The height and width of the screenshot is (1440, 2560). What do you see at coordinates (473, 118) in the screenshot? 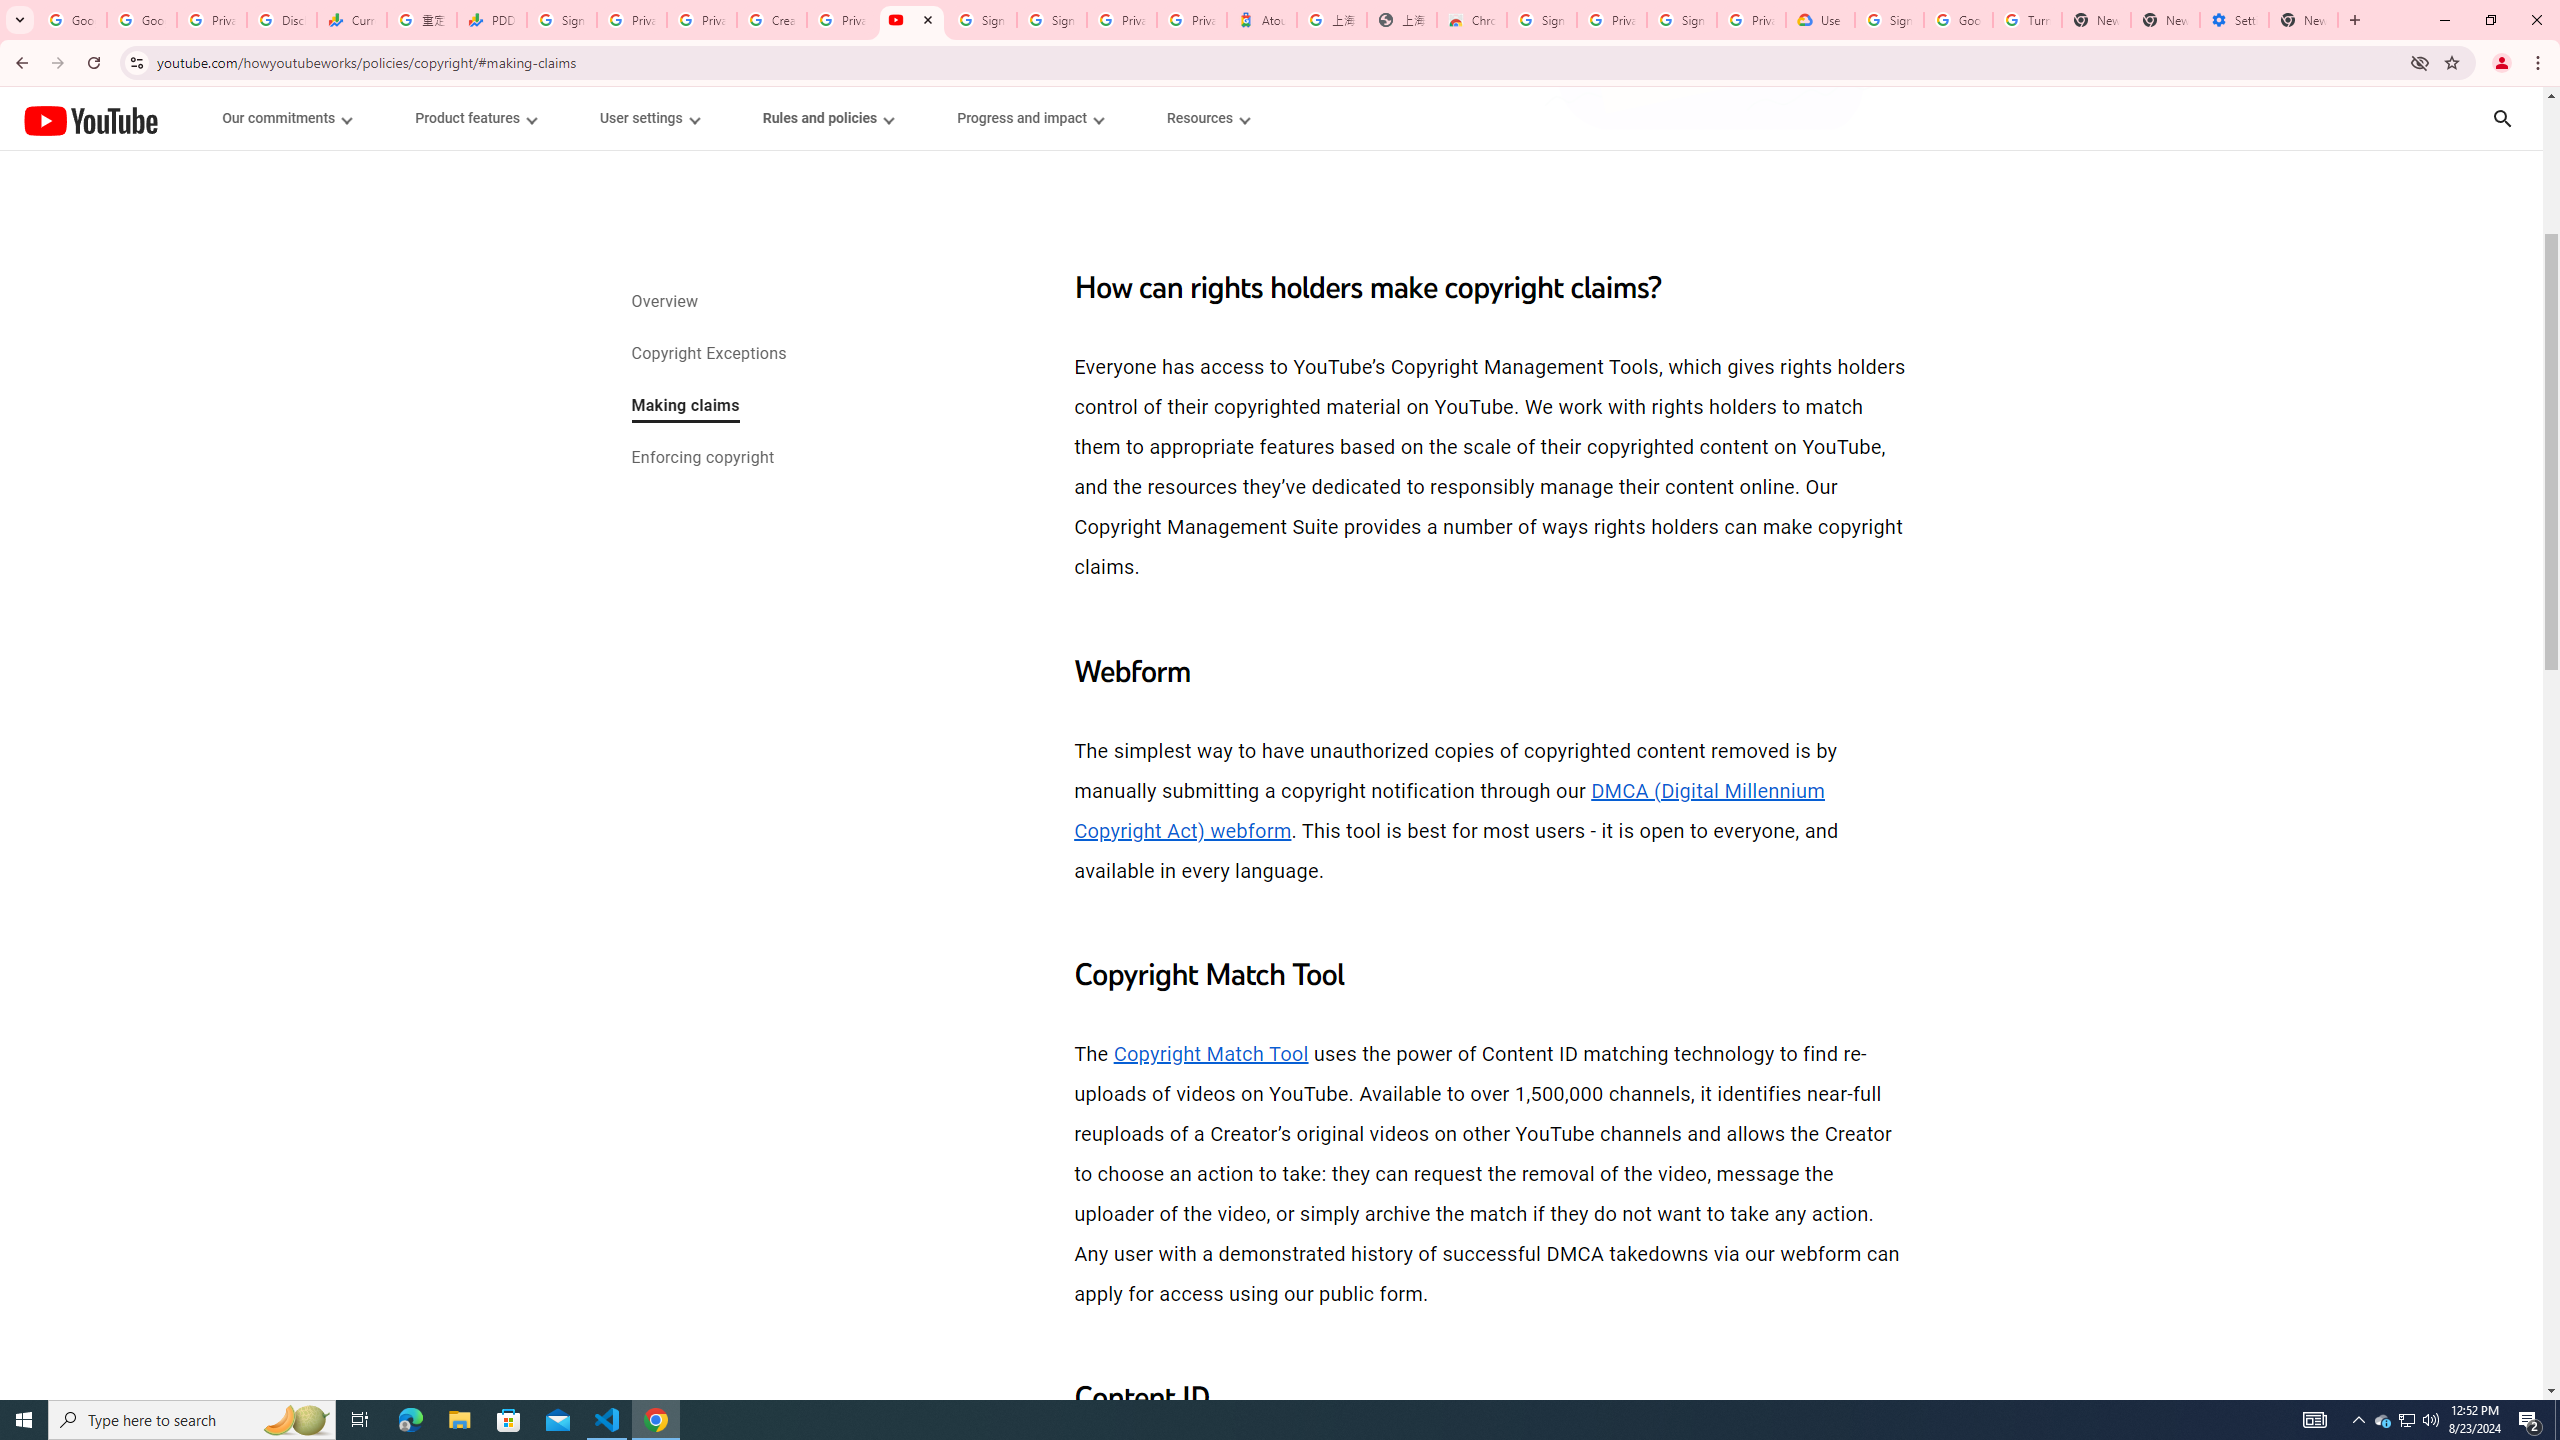
I see `'Product features menupopup'` at bounding box center [473, 118].